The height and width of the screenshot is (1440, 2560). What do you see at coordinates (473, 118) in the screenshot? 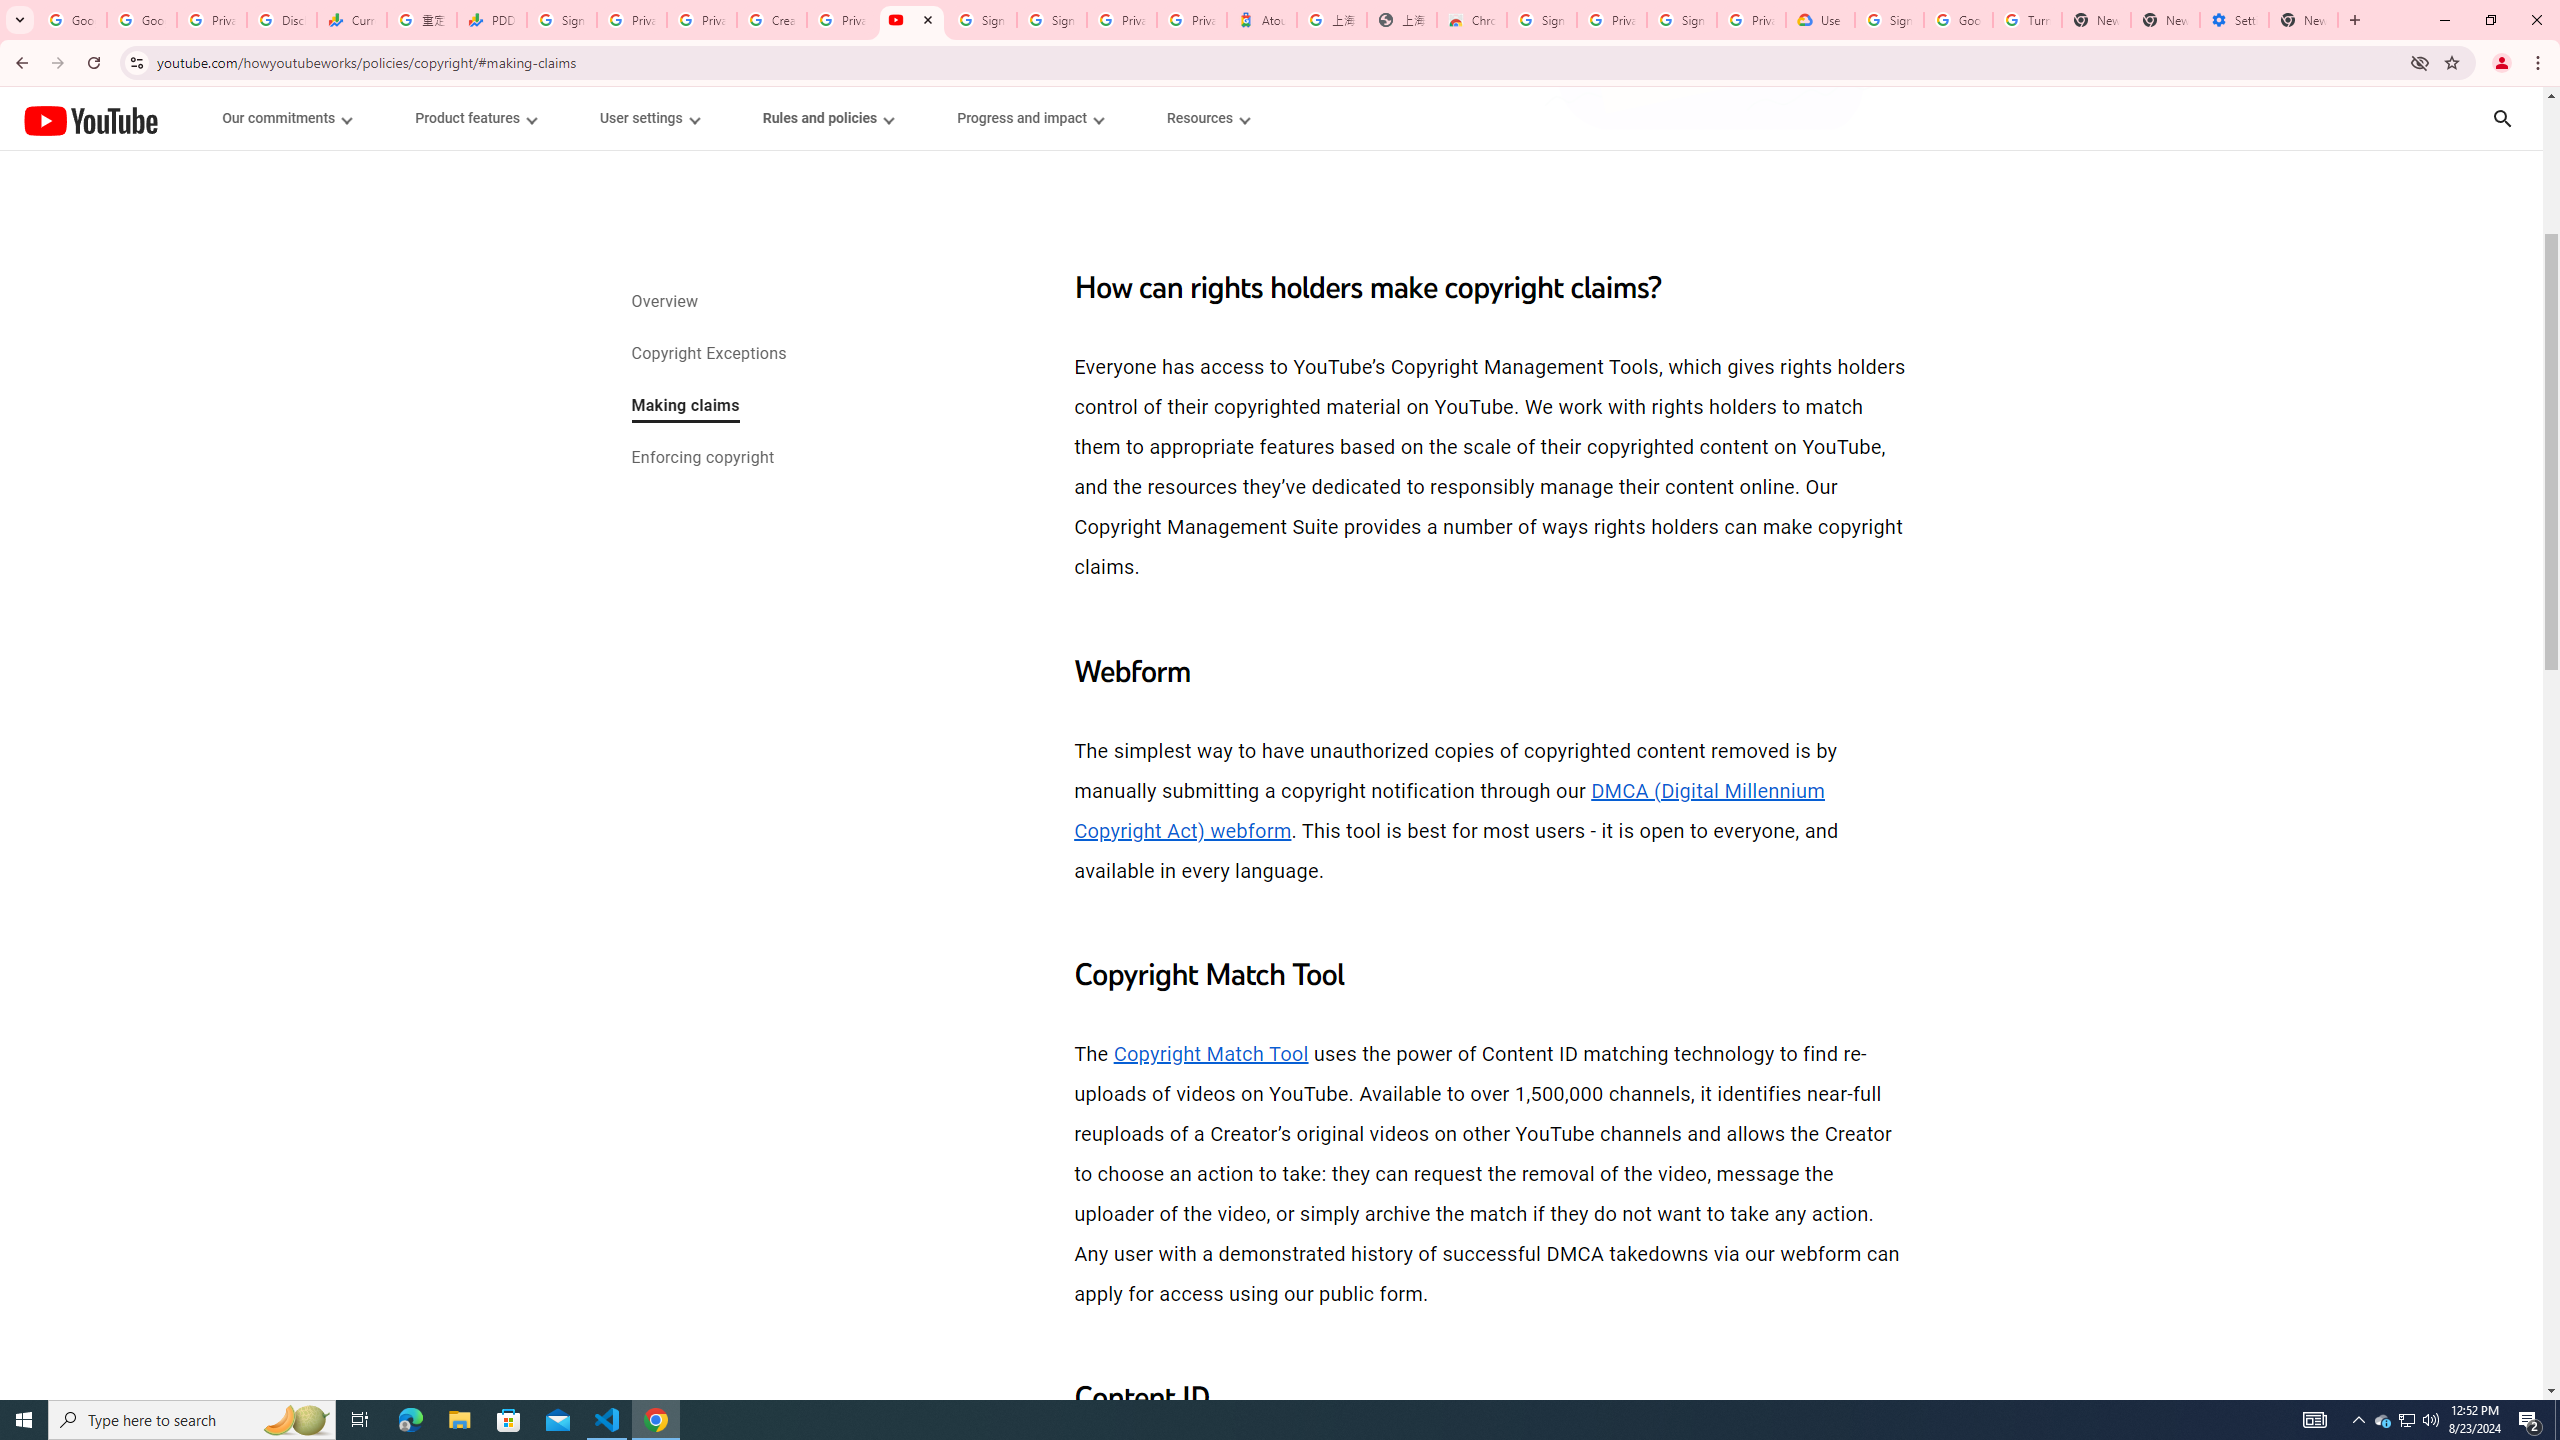
I see `'Product features menupopup'` at bounding box center [473, 118].